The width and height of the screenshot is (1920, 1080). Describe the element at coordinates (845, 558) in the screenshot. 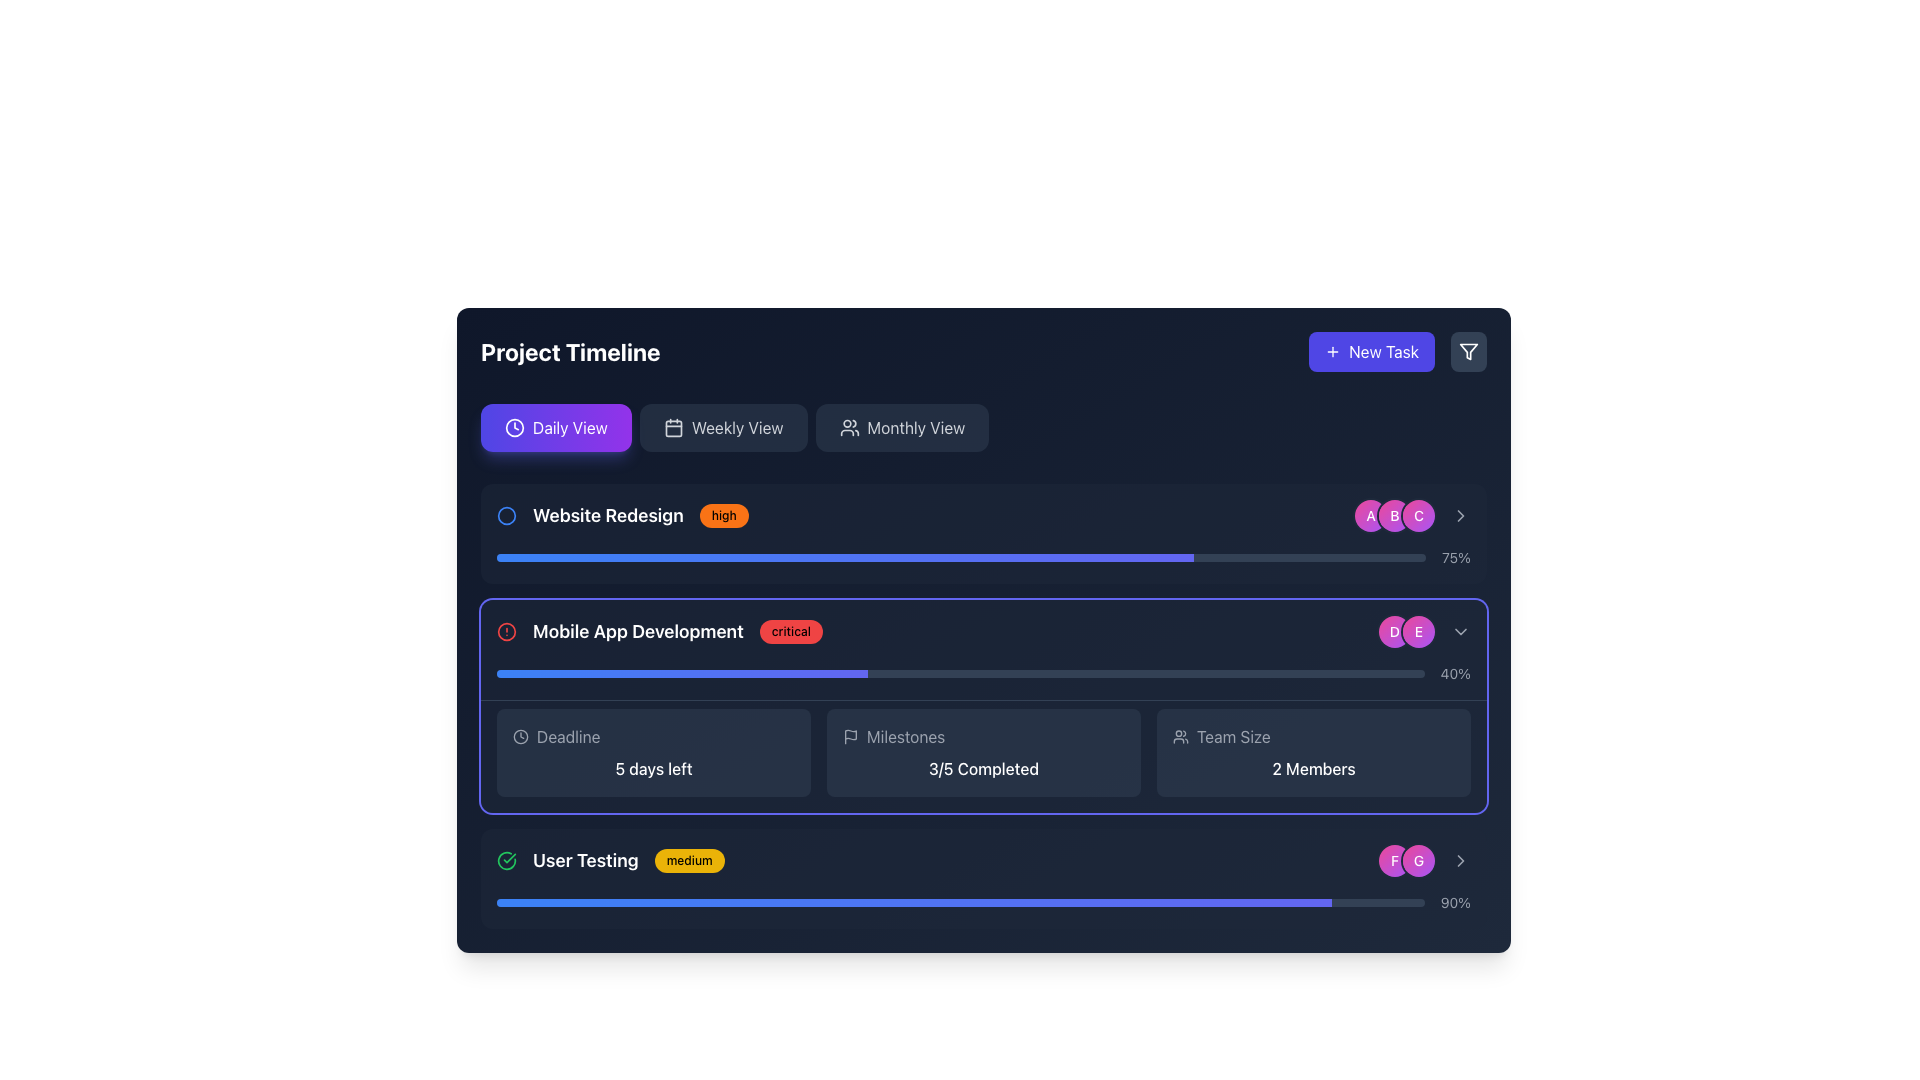

I see `surrounding elements of the progress bar indicator within the 'Website Redesign' task card, which shows 75% completion` at that location.